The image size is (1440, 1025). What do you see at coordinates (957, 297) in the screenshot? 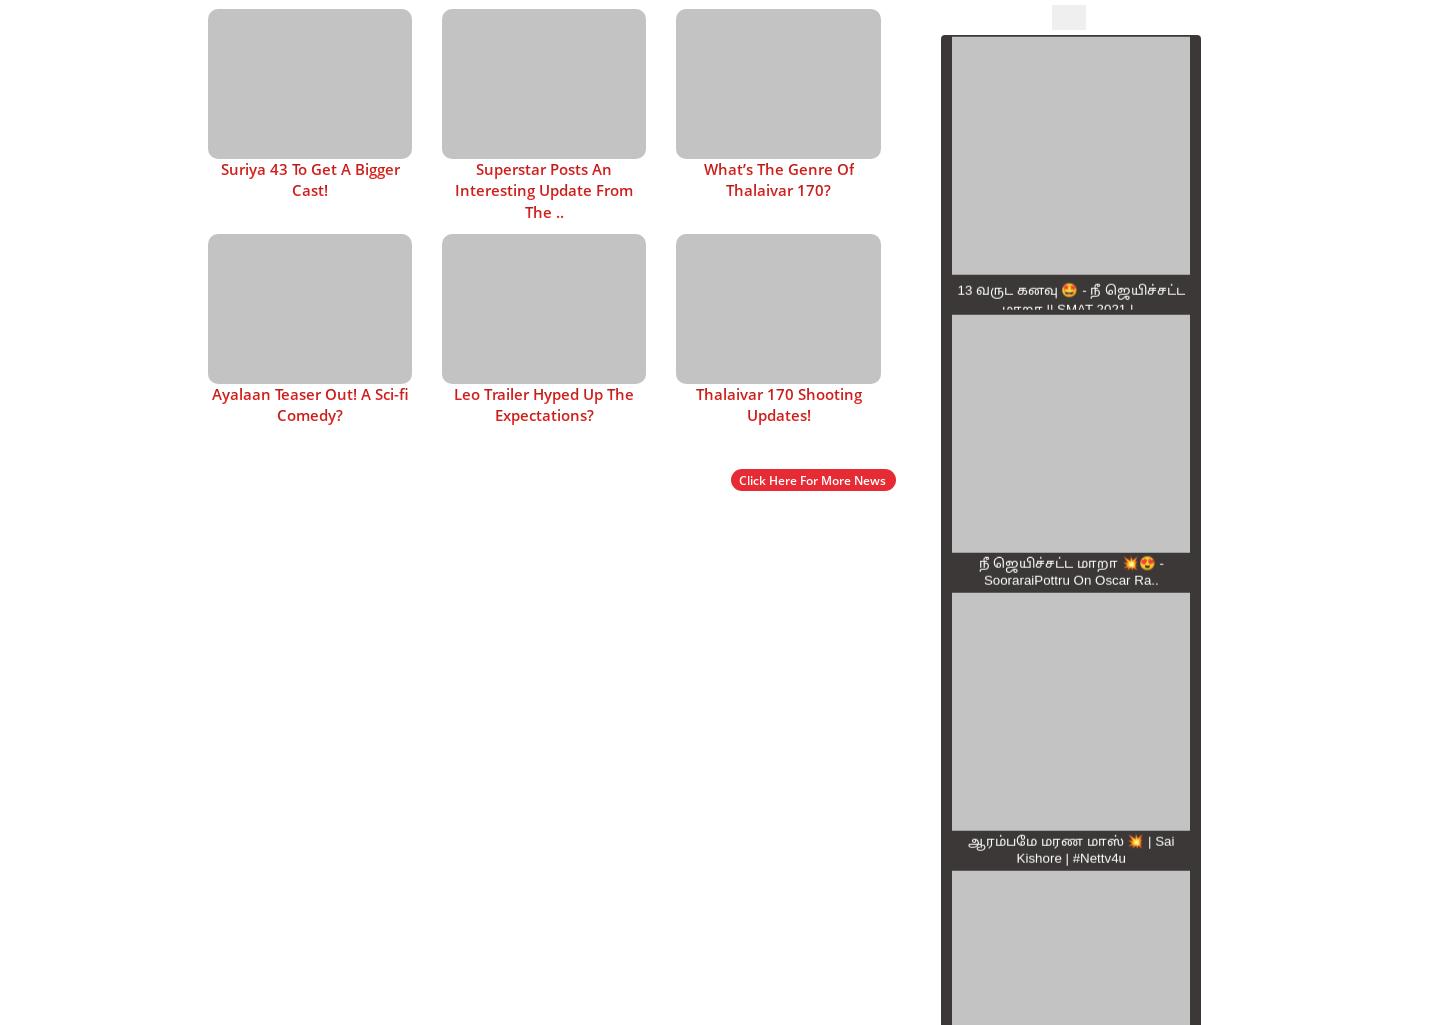
I see `'13 வருட கனவு 🤩 - நீ ஜெயிச்சட்ட மாறா || SMAT 2021 |..'` at bounding box center [957, 297].